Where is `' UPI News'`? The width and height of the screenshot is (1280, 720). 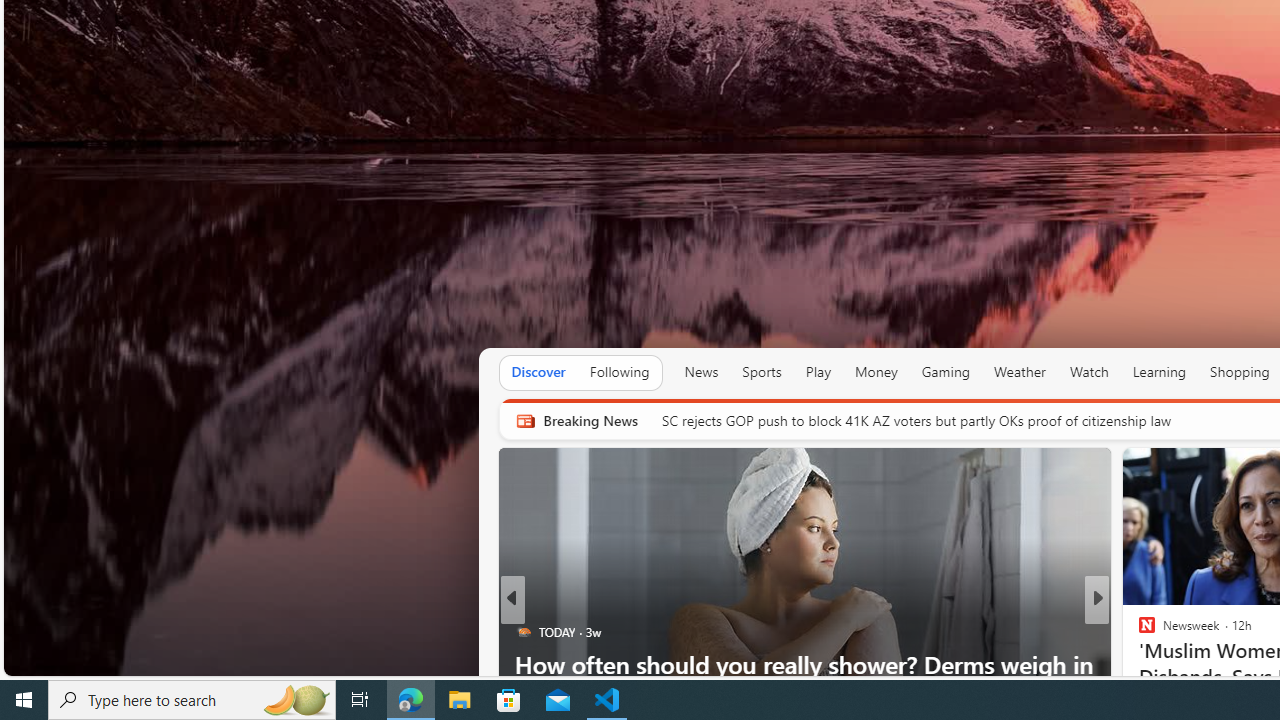 ' UPI News' is located at coordinates (1138, 632).